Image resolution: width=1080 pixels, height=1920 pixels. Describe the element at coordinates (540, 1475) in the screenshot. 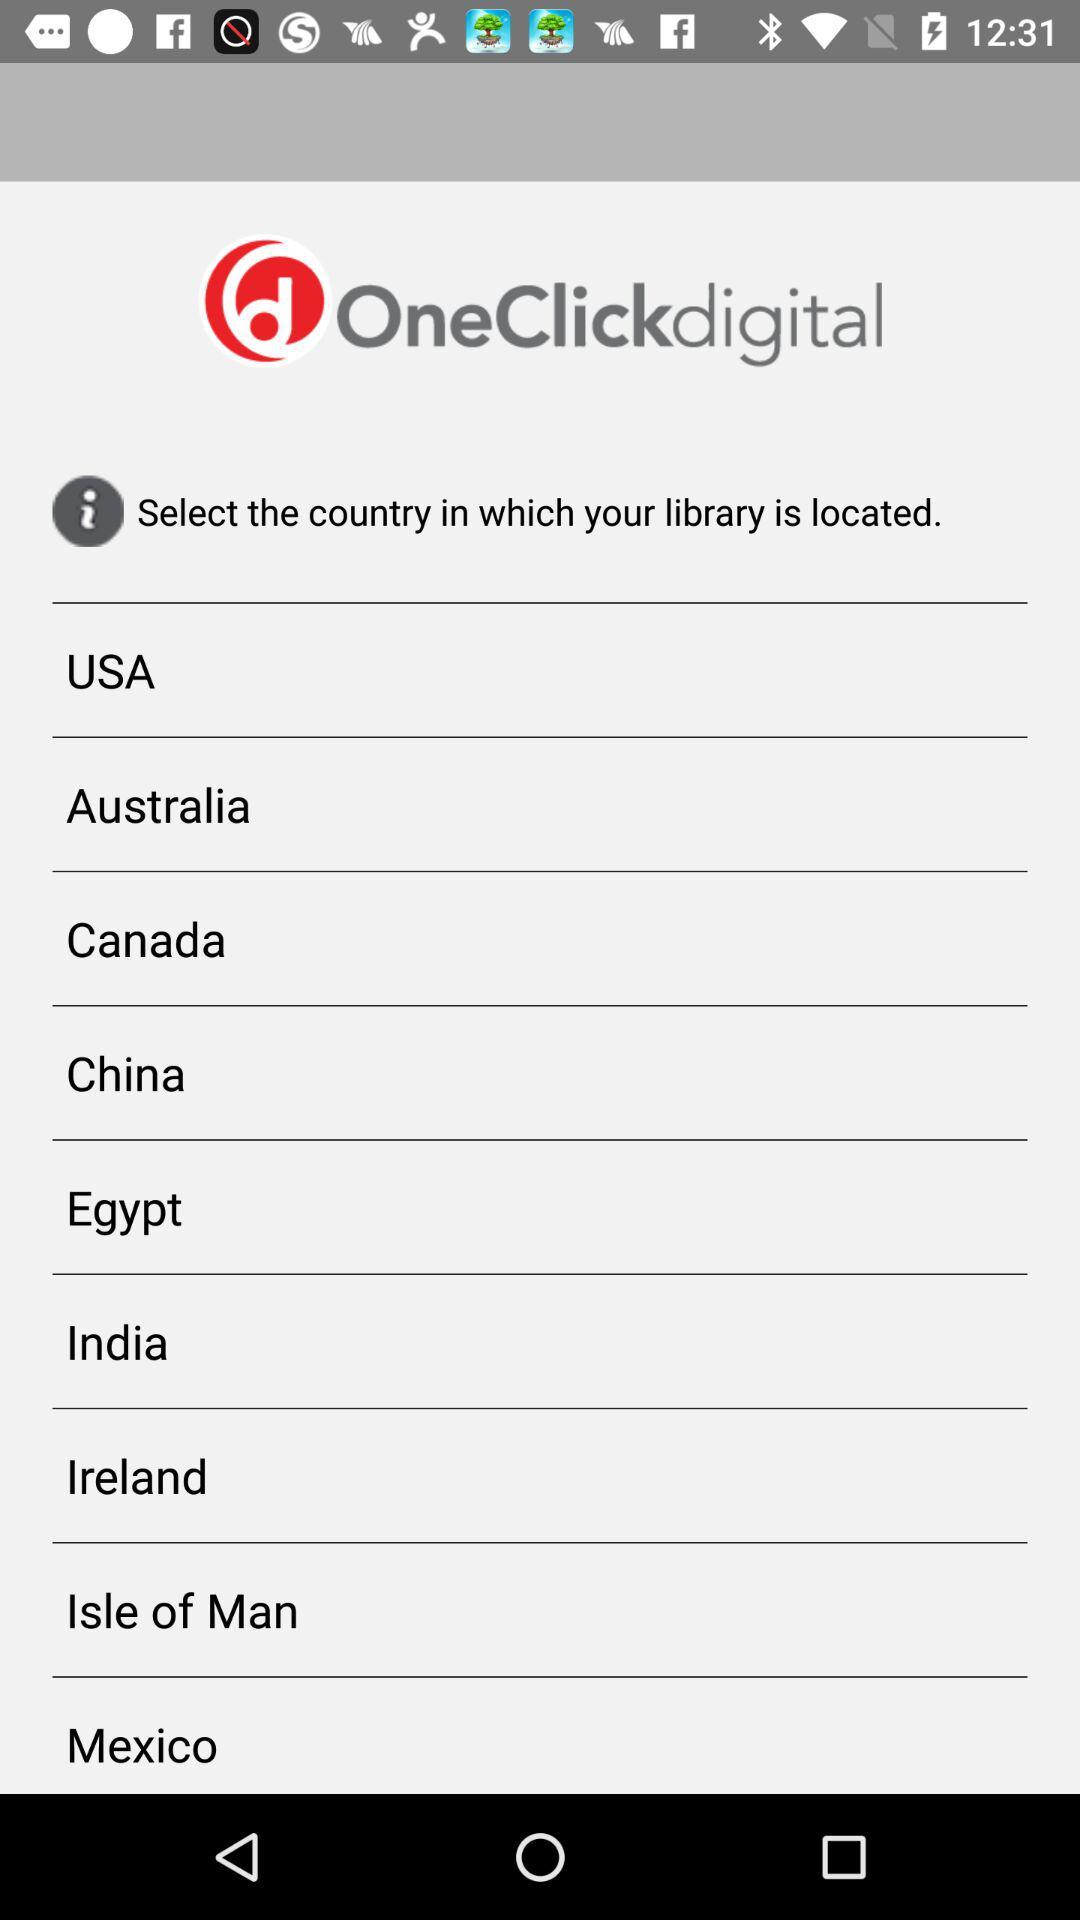

I see `item below india app` at that location.